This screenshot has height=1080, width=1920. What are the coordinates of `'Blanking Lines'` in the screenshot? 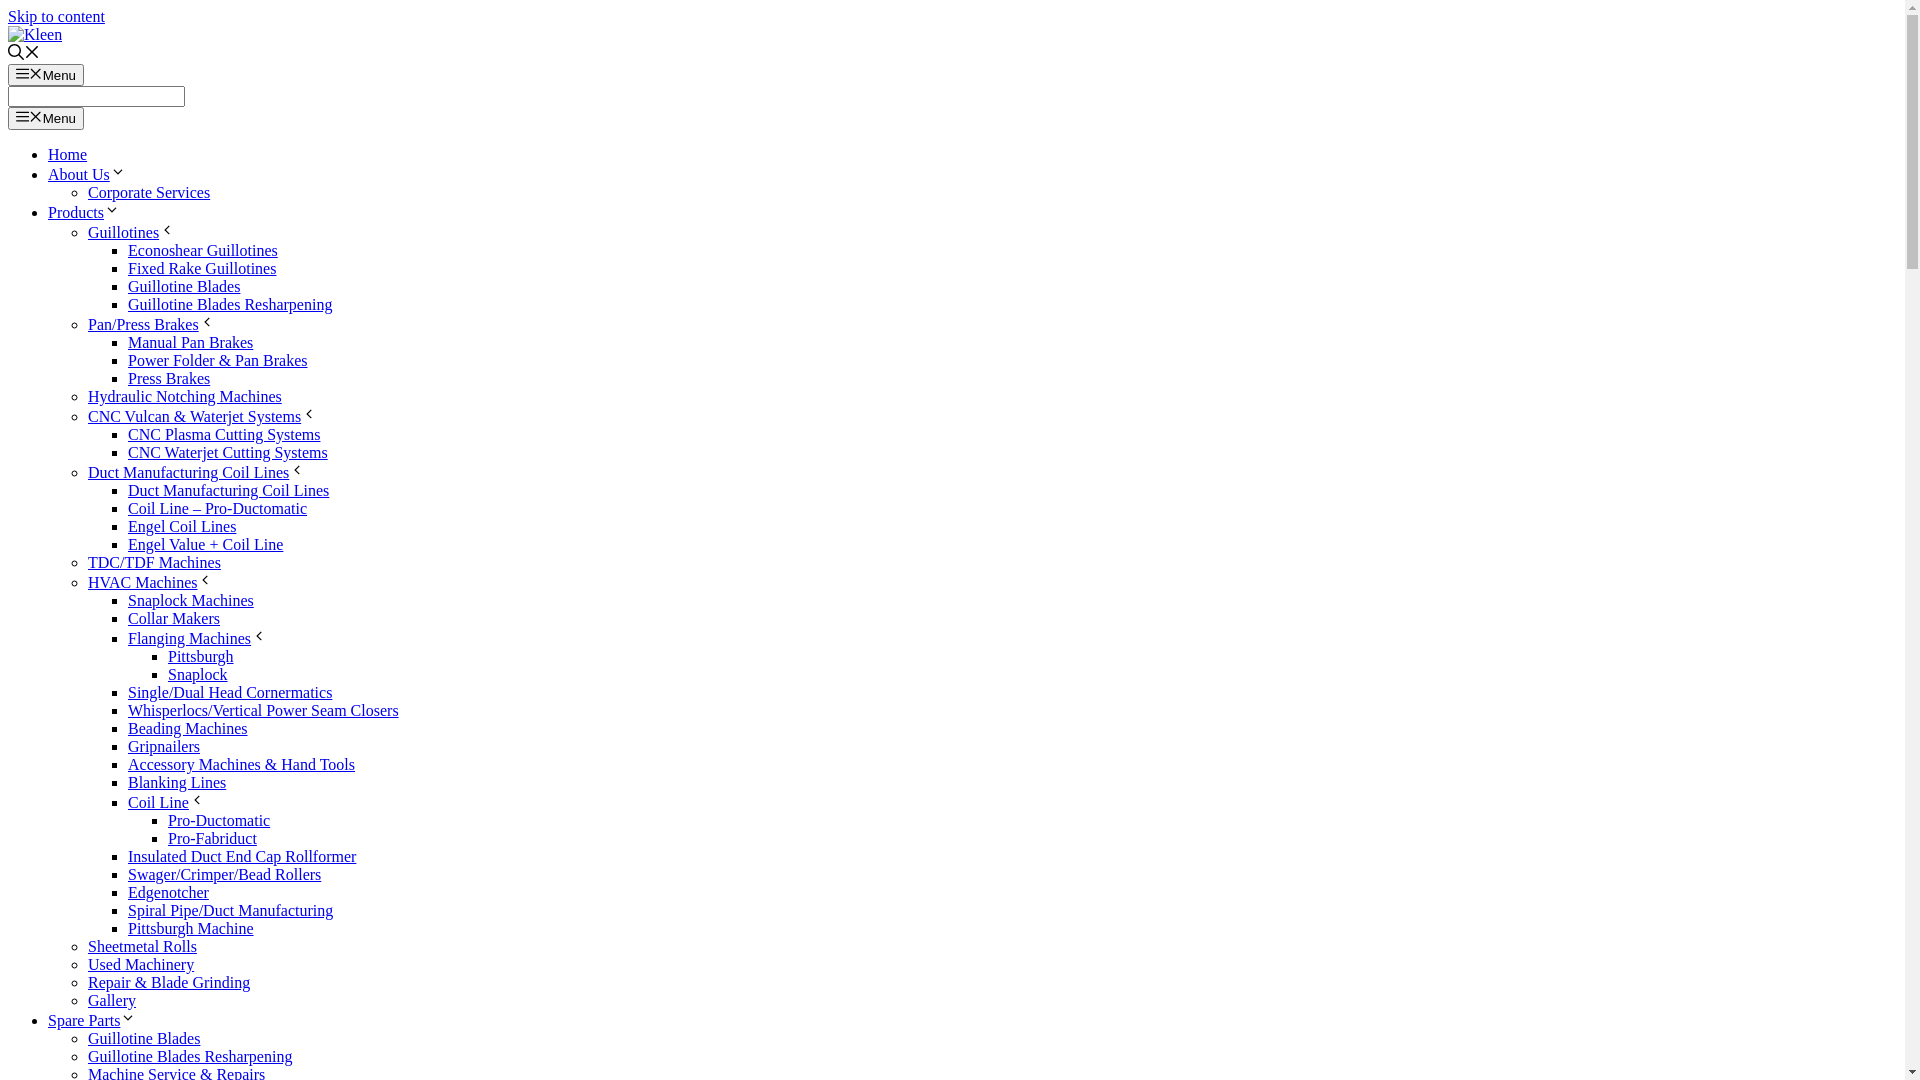 It's located at (177, 781).